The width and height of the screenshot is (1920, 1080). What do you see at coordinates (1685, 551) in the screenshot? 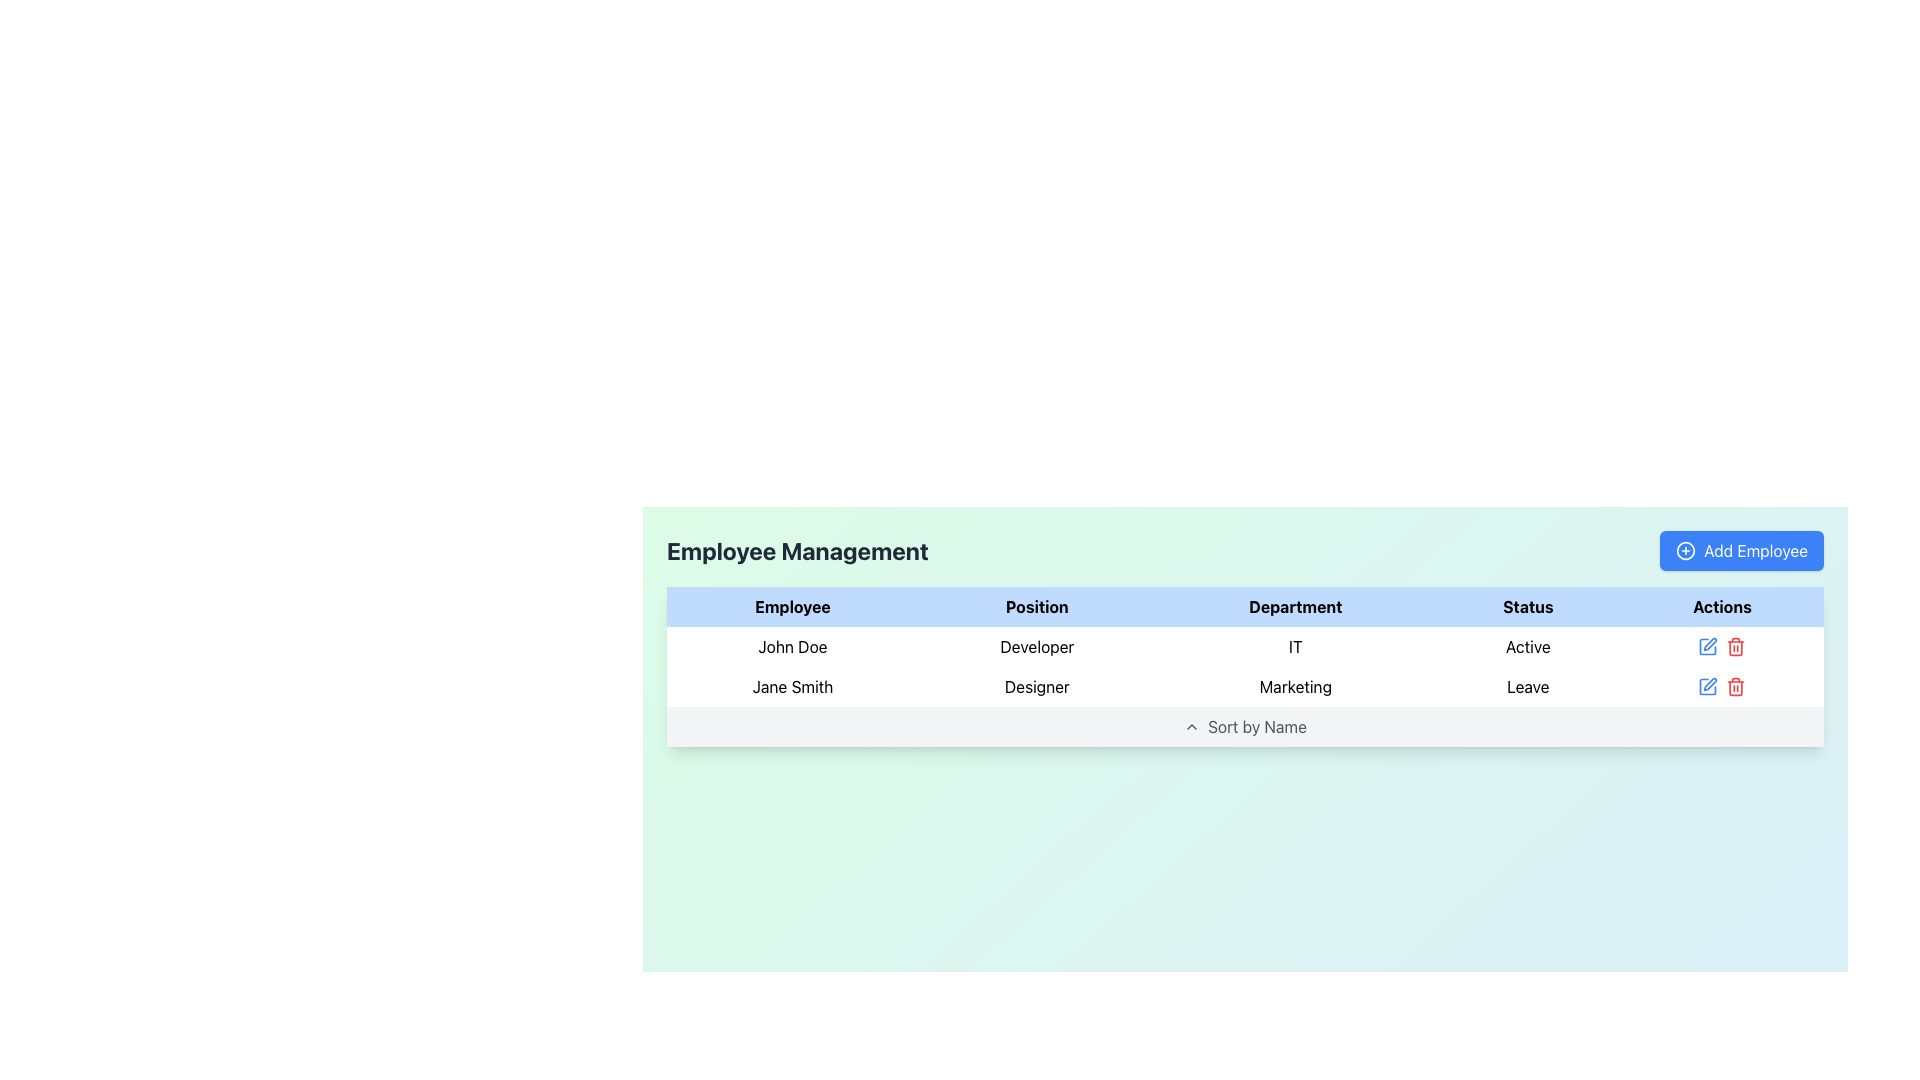
I see `the circular icon with a plus sign in the middle, which is part of the 'Add Employee' button located to the right of the main interface, preceding the text 'Add Employee'` at bounding box center [1685, 551].